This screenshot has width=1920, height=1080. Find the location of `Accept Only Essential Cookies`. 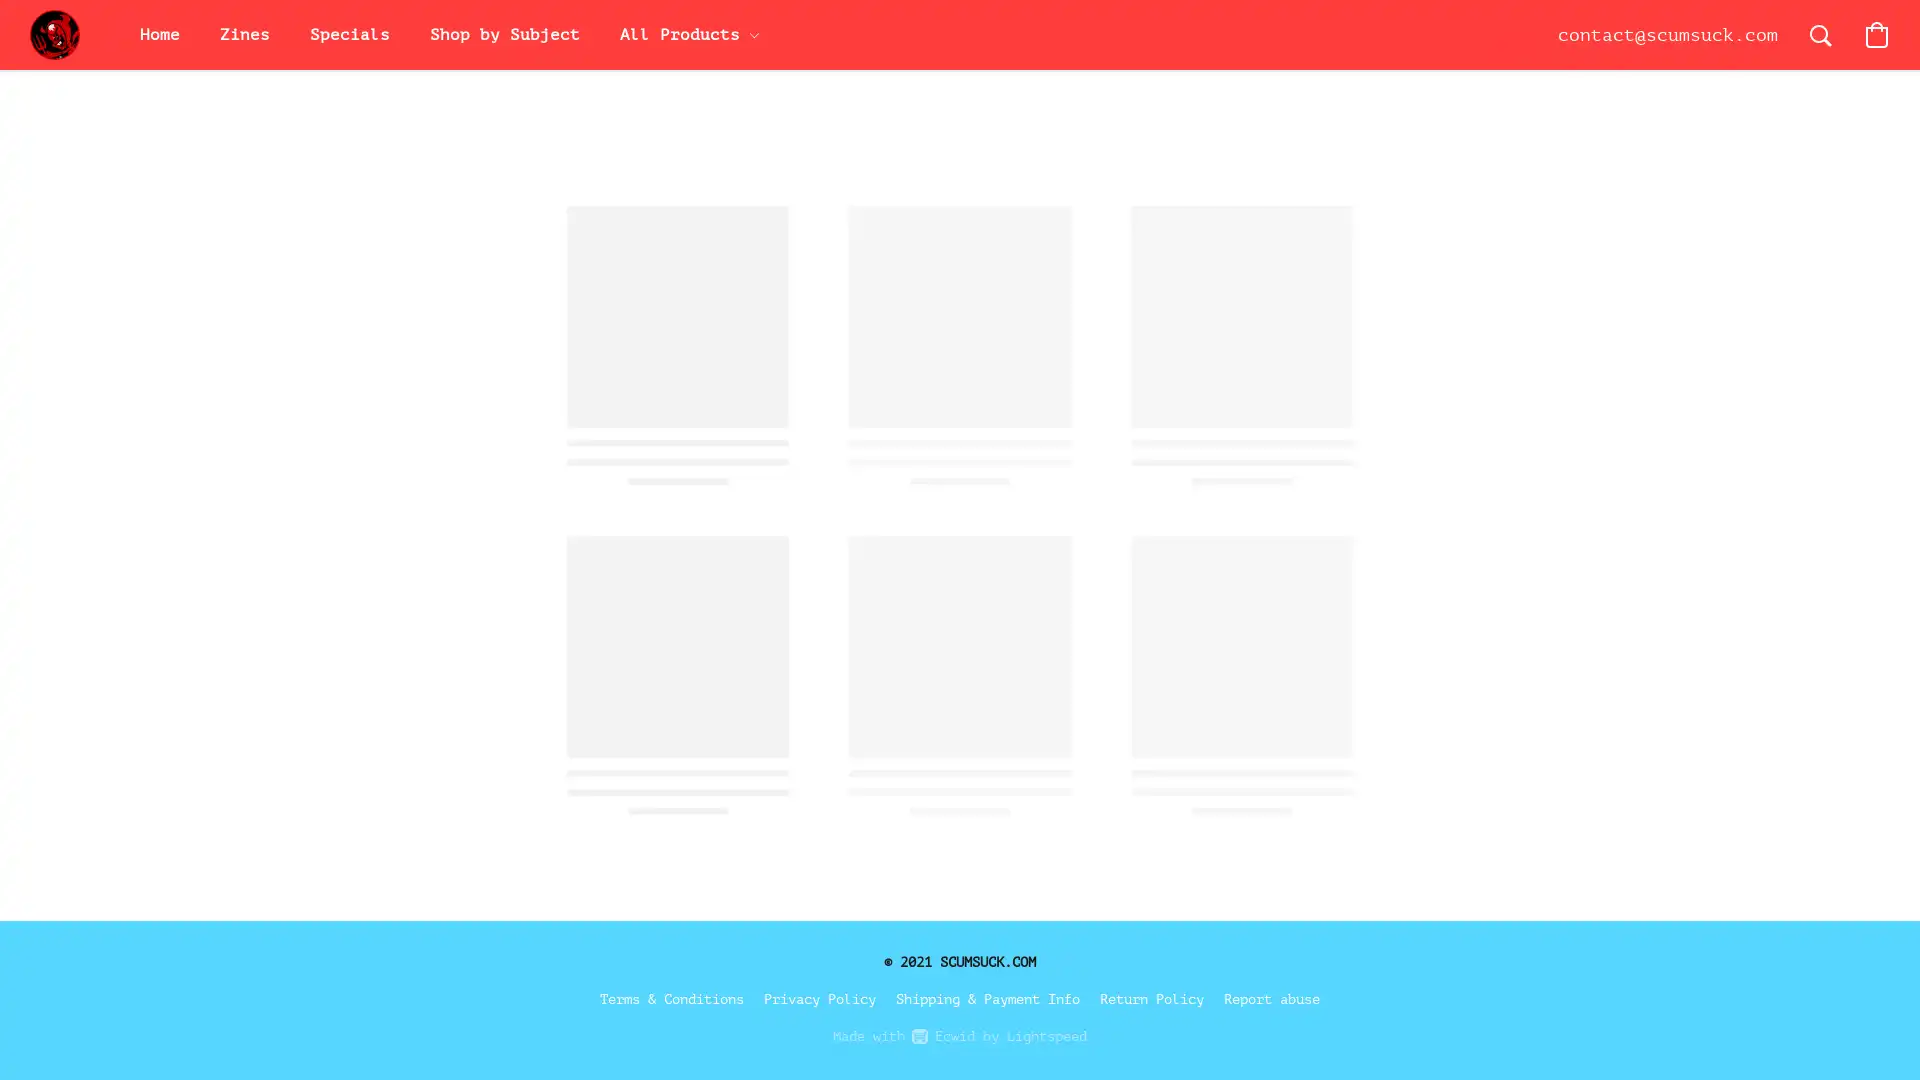

Accept Only Essential Cookies is located at coordinates (1637, 712).